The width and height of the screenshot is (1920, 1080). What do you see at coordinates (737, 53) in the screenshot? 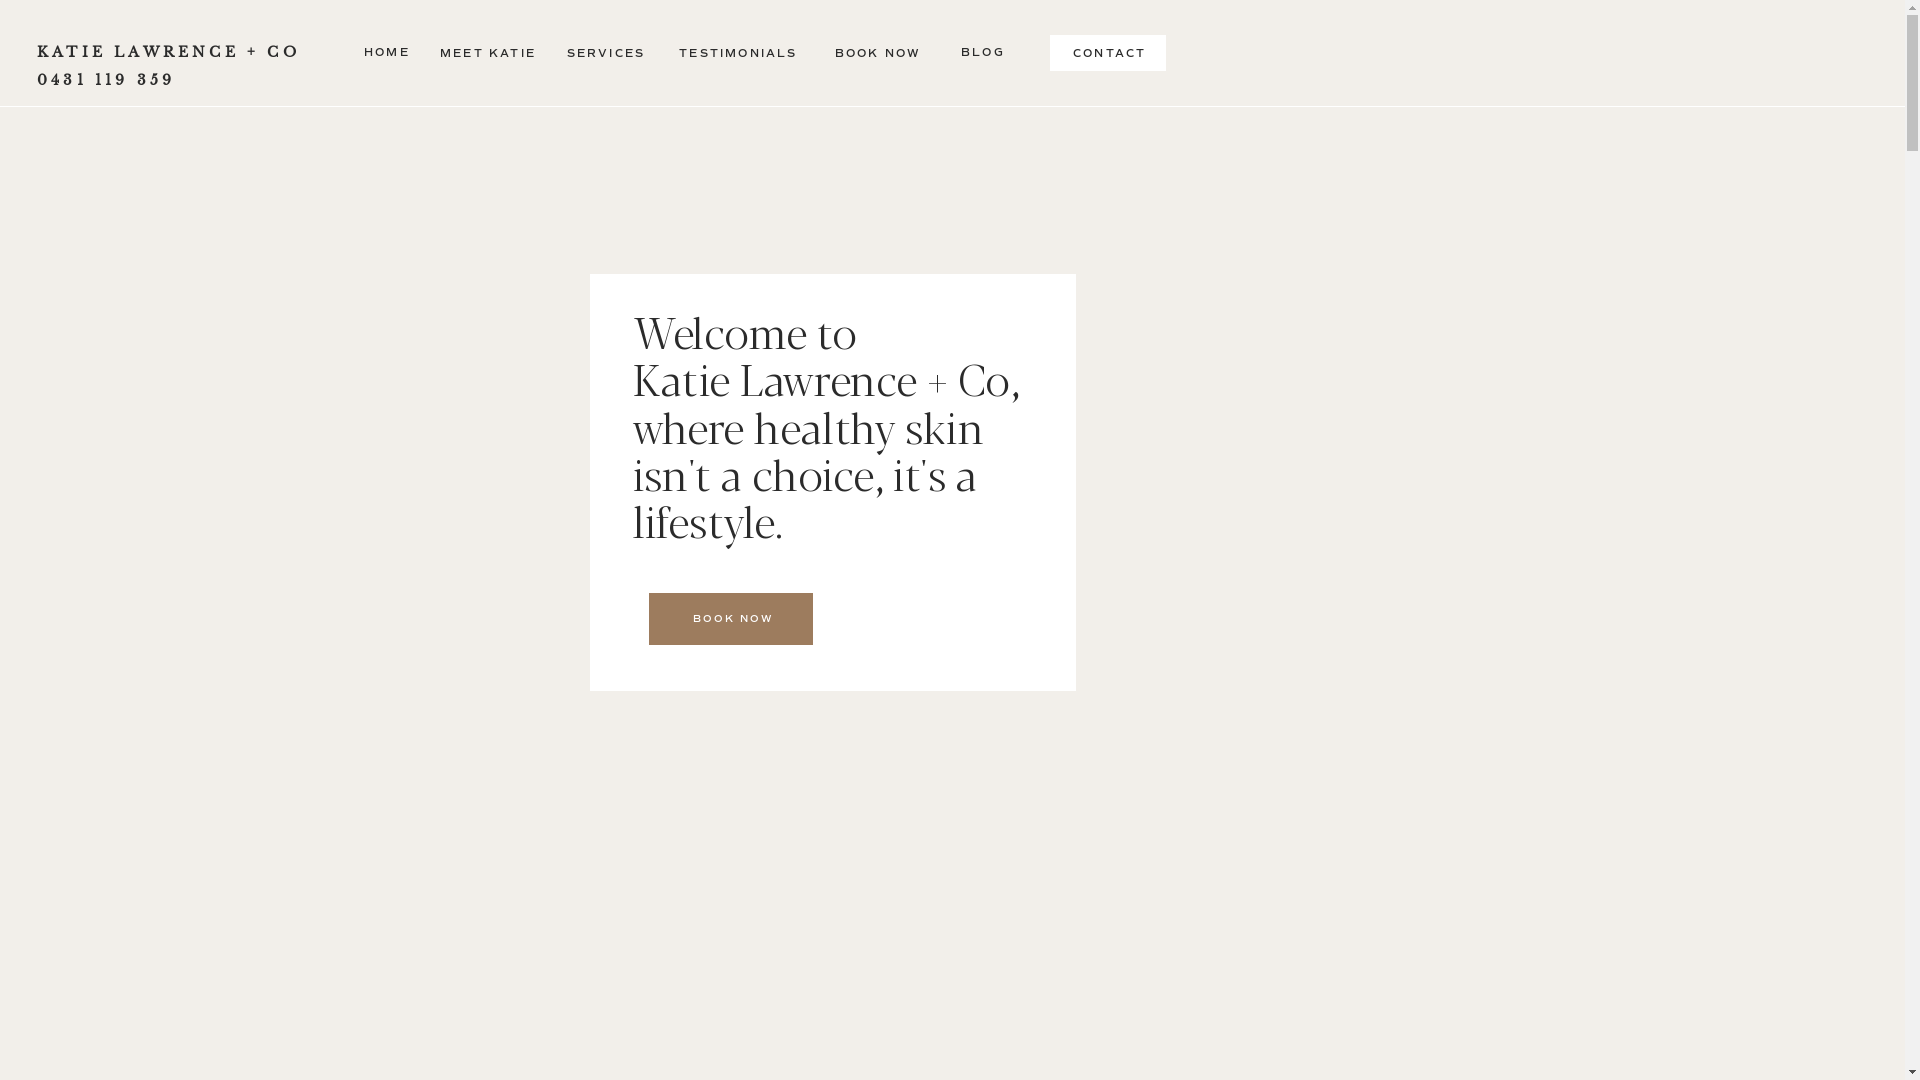
I see `'TESTIMONIALS'` at bounding box center [737, 53].